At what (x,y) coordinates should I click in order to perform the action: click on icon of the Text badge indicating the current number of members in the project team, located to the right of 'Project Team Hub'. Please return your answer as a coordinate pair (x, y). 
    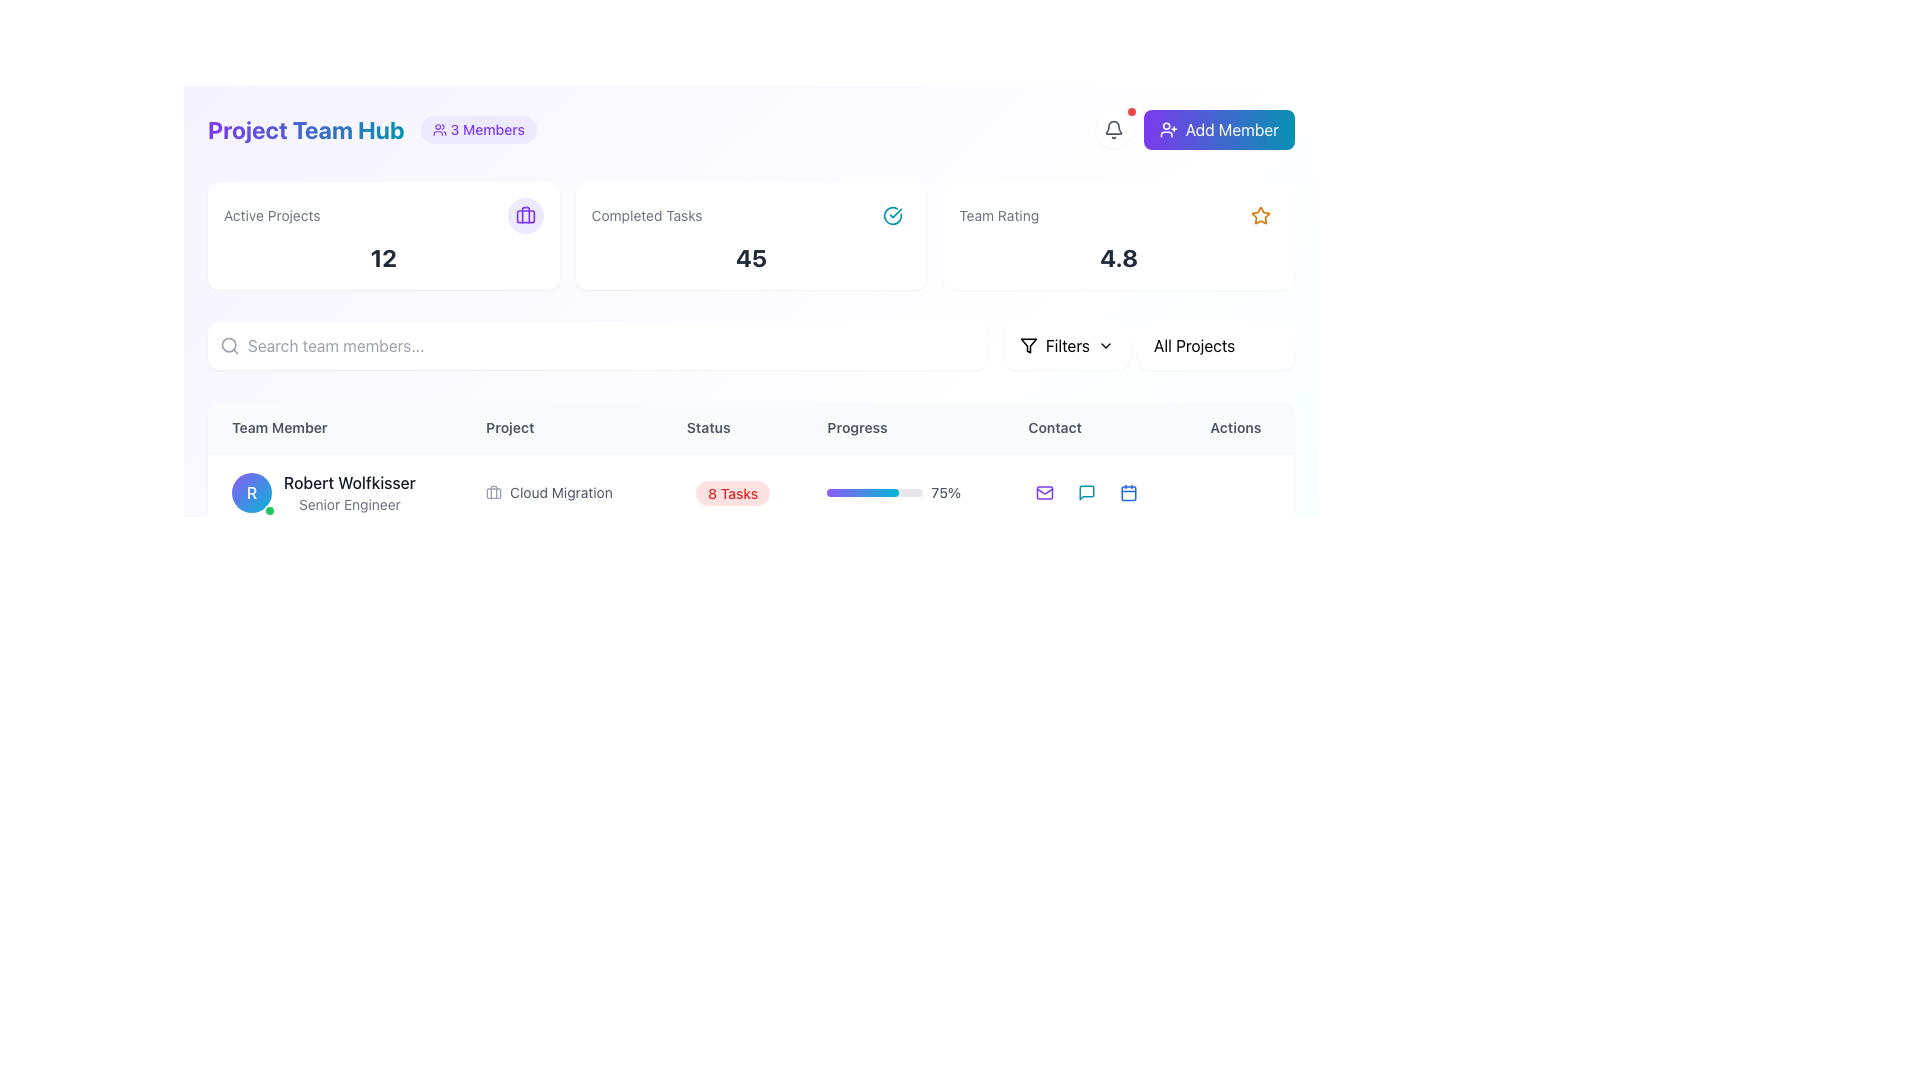
    Looking at the image, I should click on (477, 130).